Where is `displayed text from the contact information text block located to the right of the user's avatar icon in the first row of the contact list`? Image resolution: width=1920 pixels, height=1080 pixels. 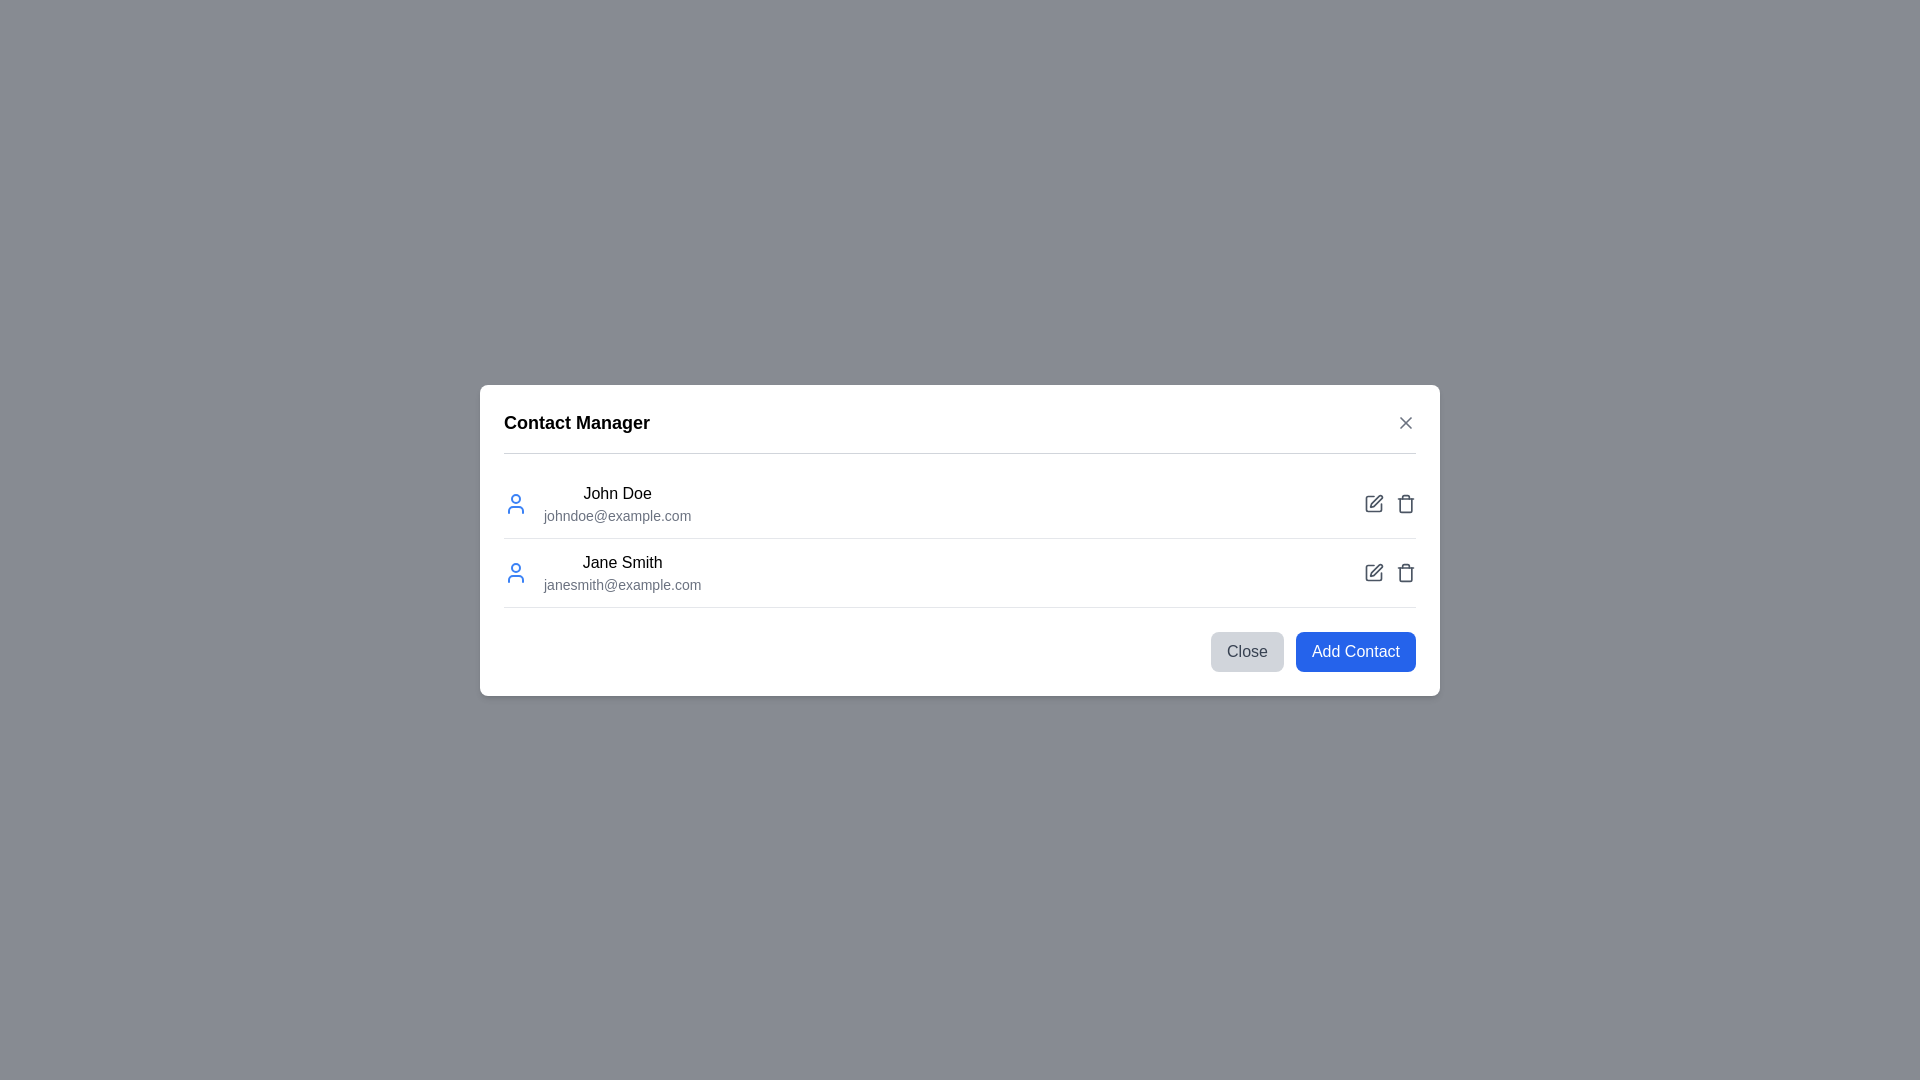 displayed text from the contact information text block located to the right of the user's avatar icon in the first row of the contact list is located at coordinates (616, 502).